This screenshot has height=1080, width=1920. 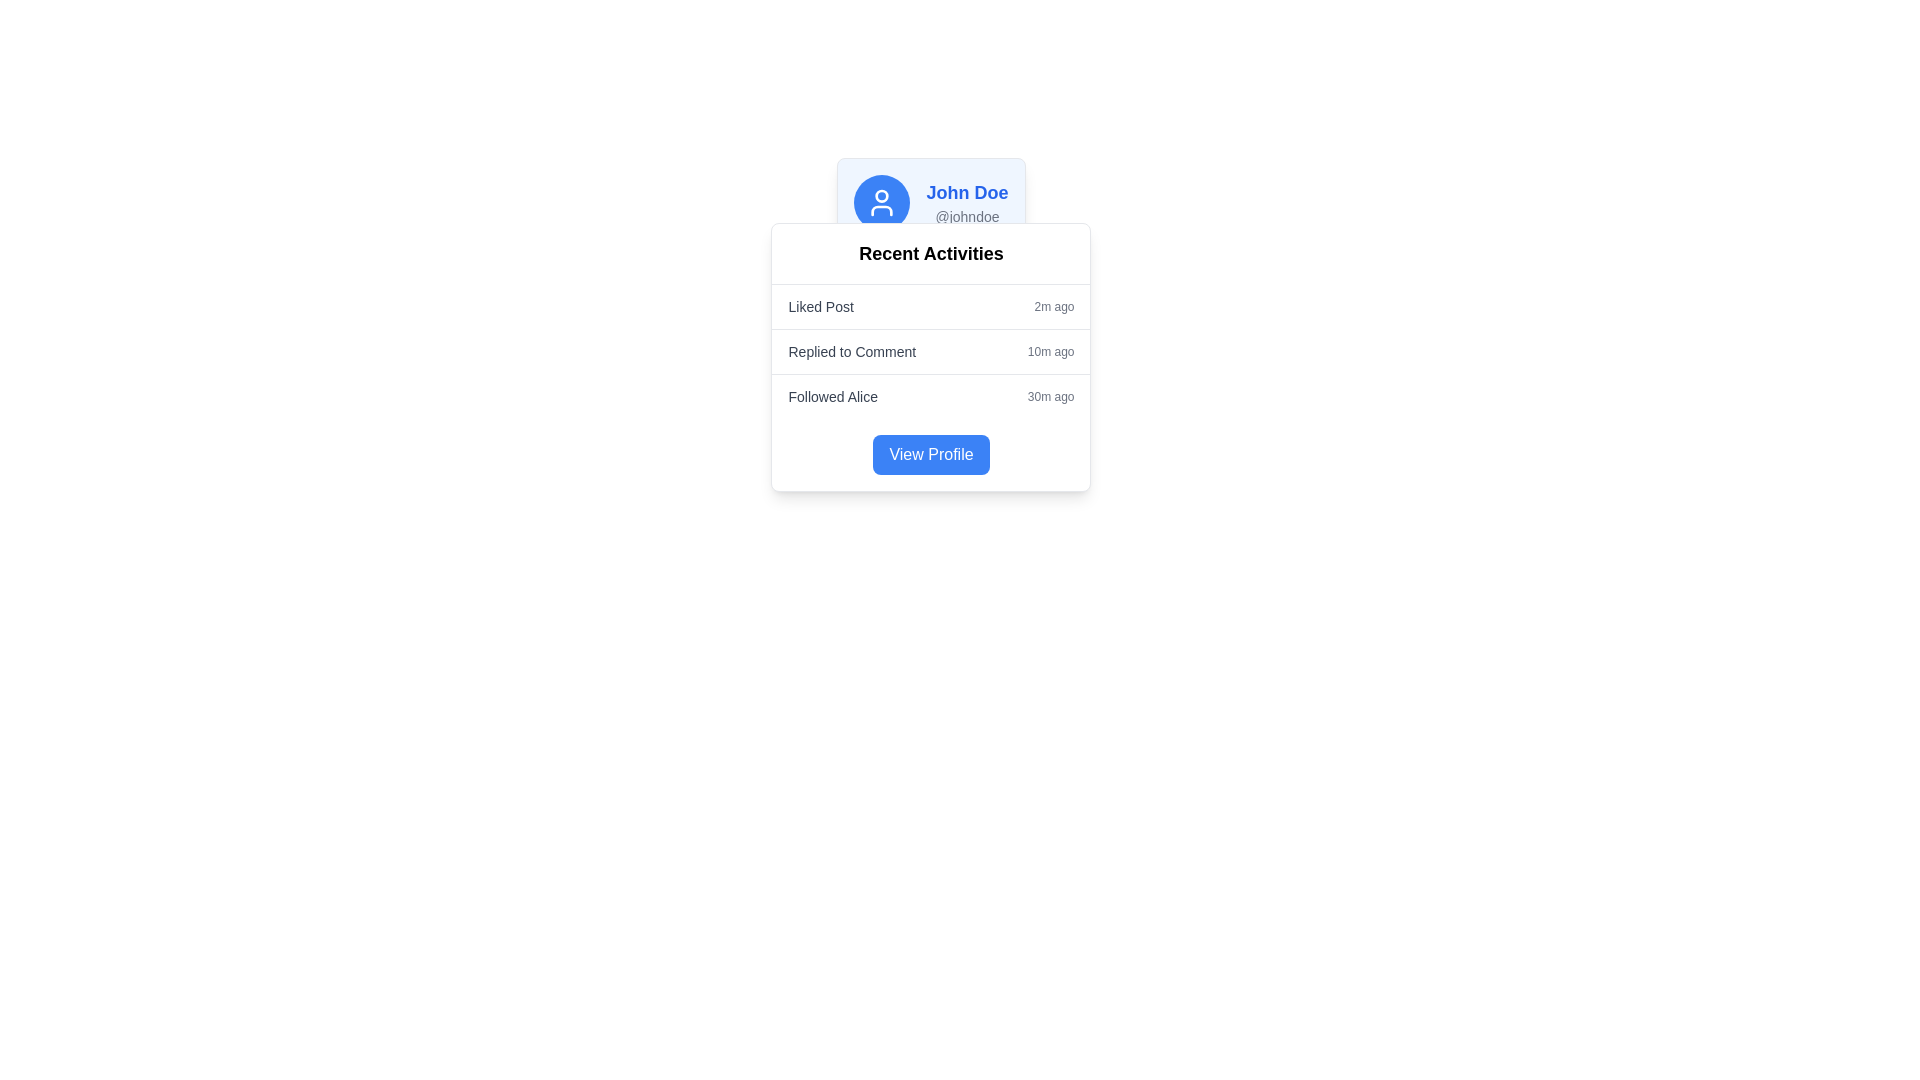 I want to click on the content of the third Text Row in the 'Recent Activities' section that indicates the user followed Alice 30 minutes ago, so click(x=930, y=396).